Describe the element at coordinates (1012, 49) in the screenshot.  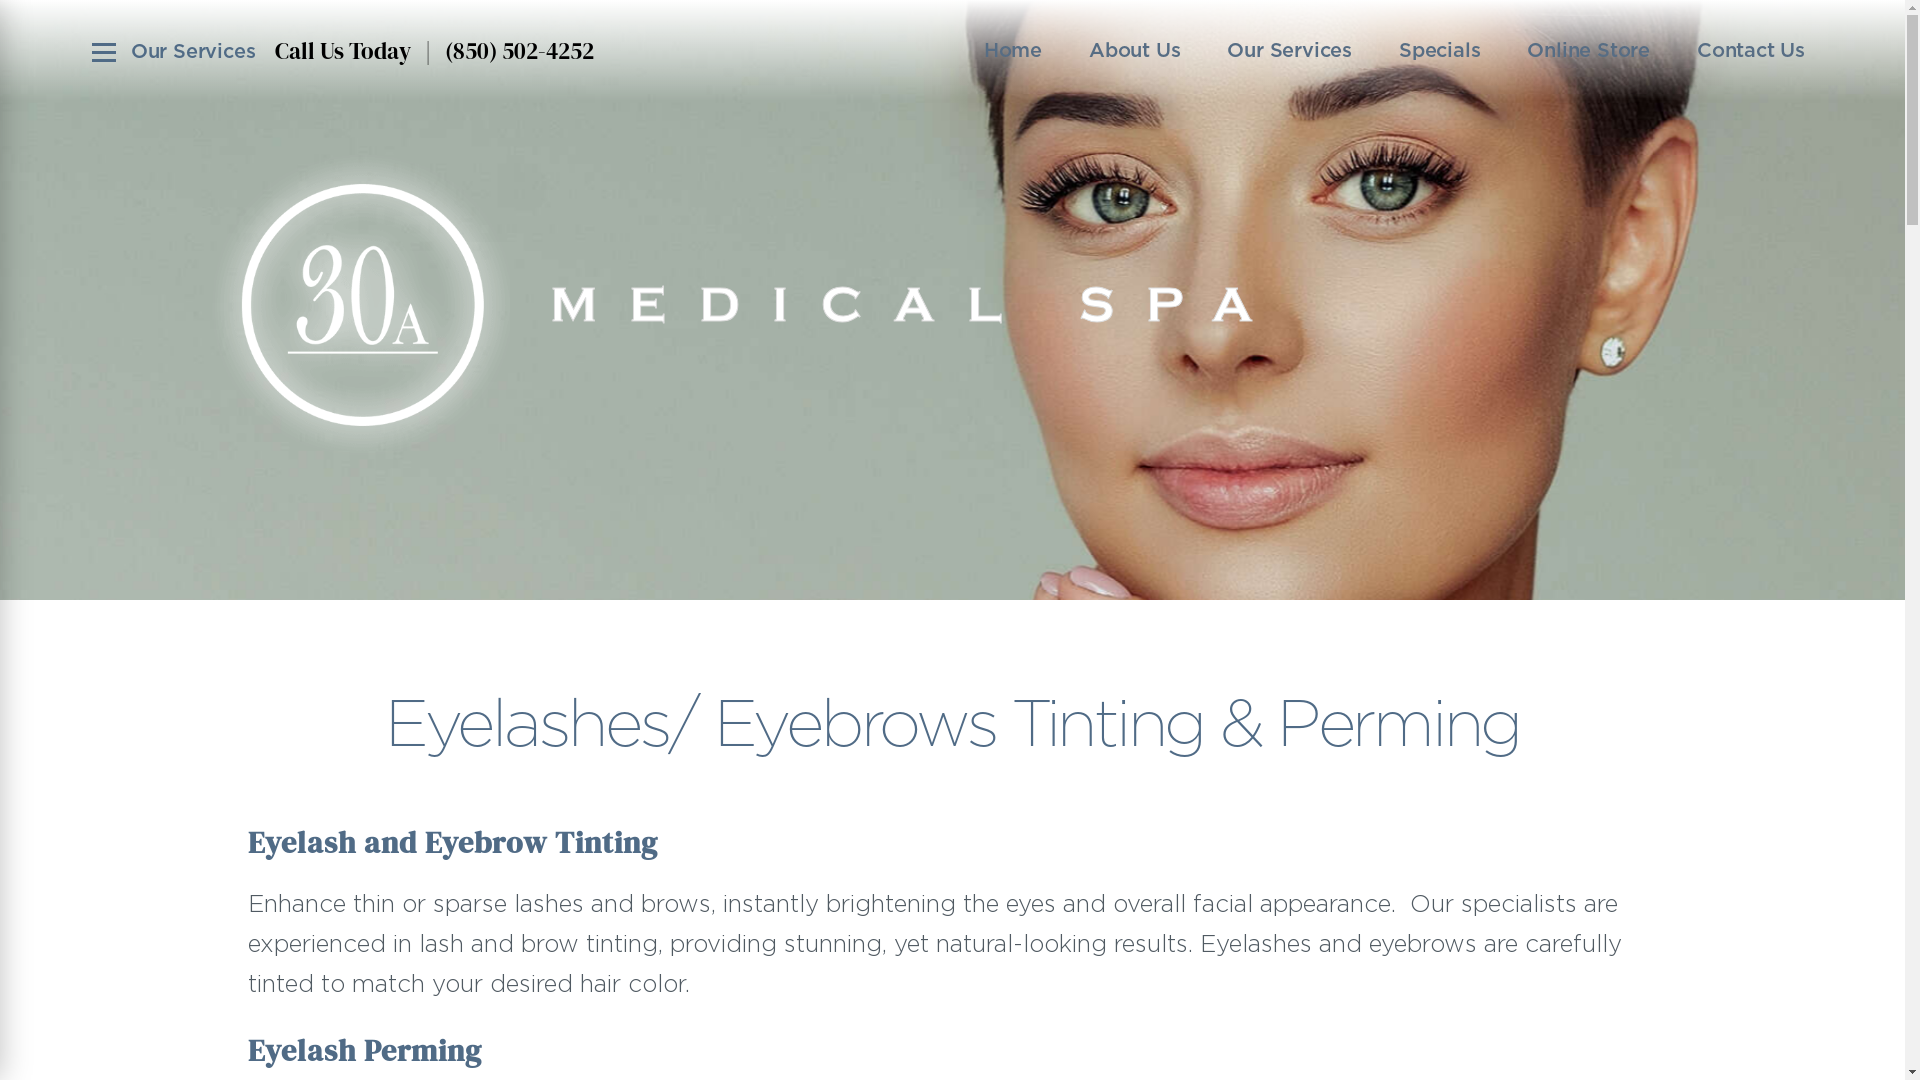
I see `'Home'` at that location.